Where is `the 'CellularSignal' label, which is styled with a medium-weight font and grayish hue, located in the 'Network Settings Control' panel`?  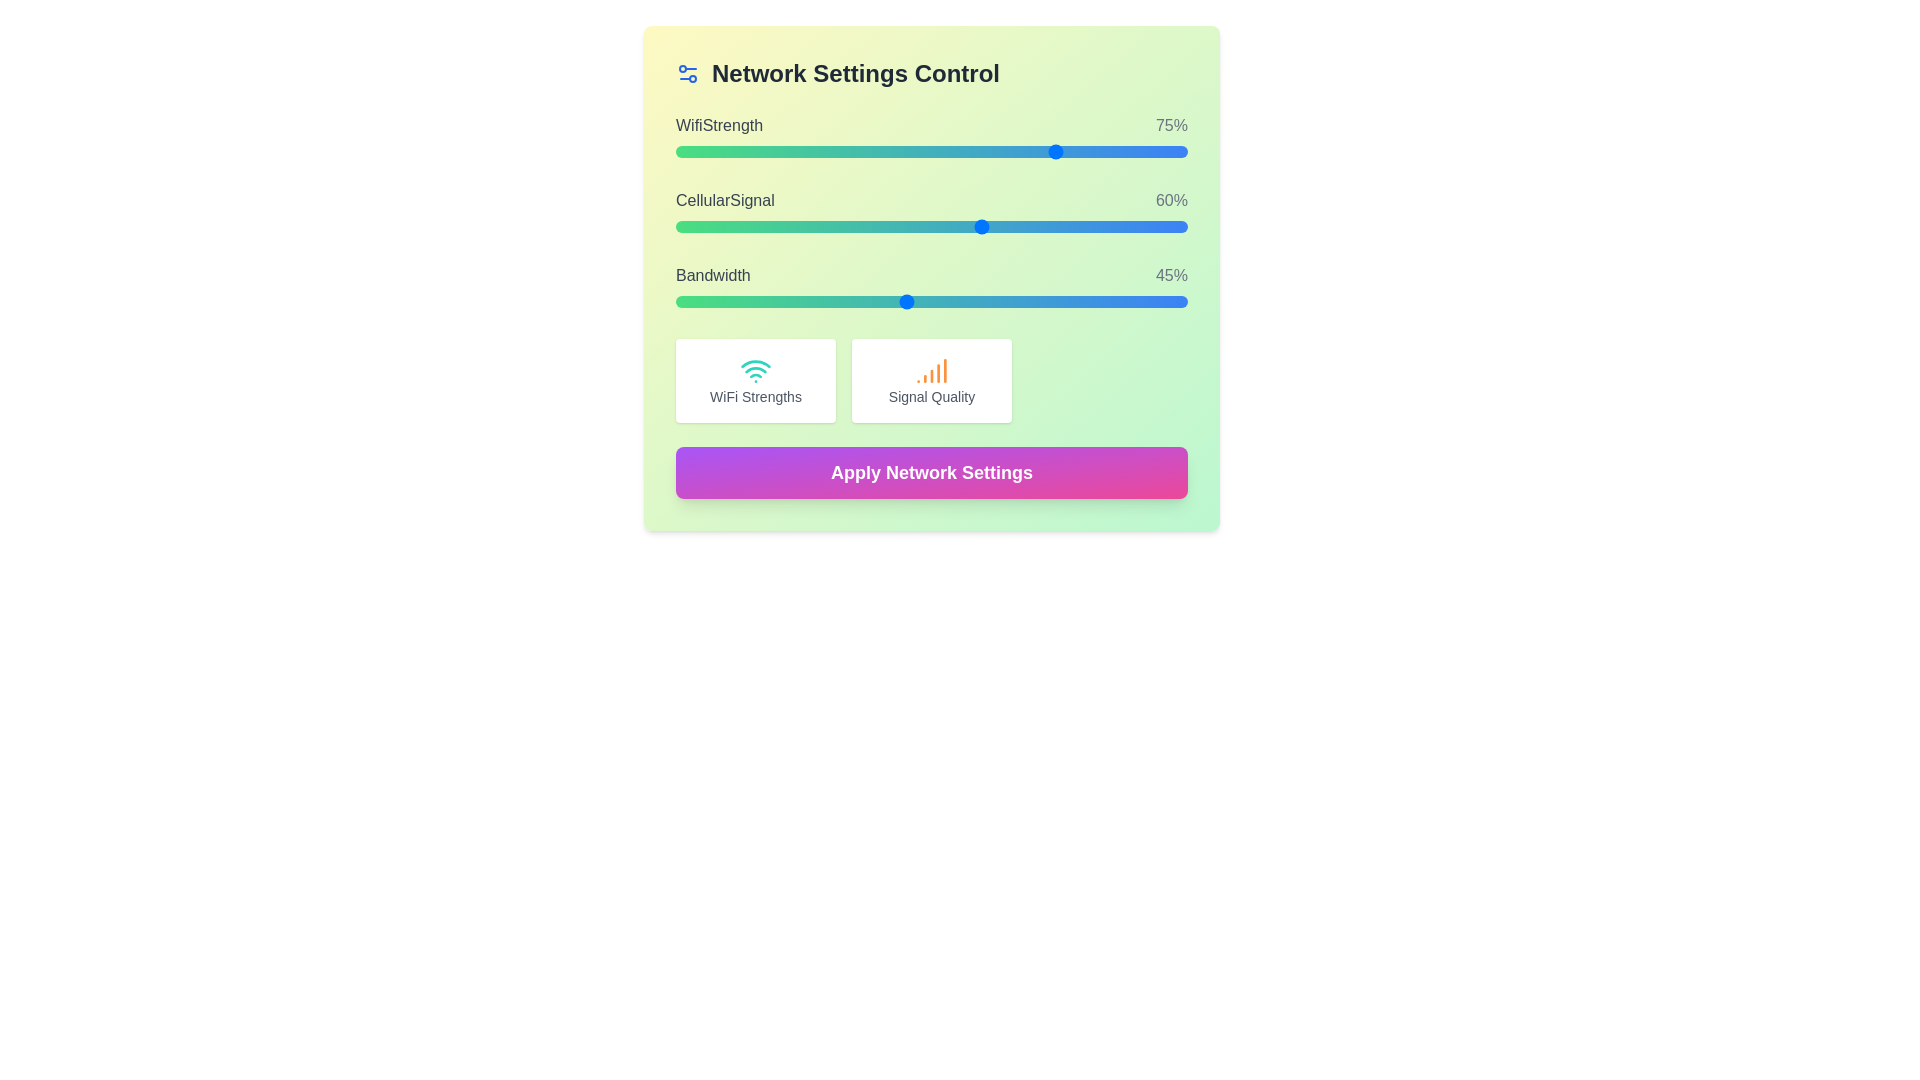
the 'CellularSignal' label, which is styled with a medium-weight font and grayish hue, located in the 'Network Settings Control' panel is located at coordinates (724, 200).